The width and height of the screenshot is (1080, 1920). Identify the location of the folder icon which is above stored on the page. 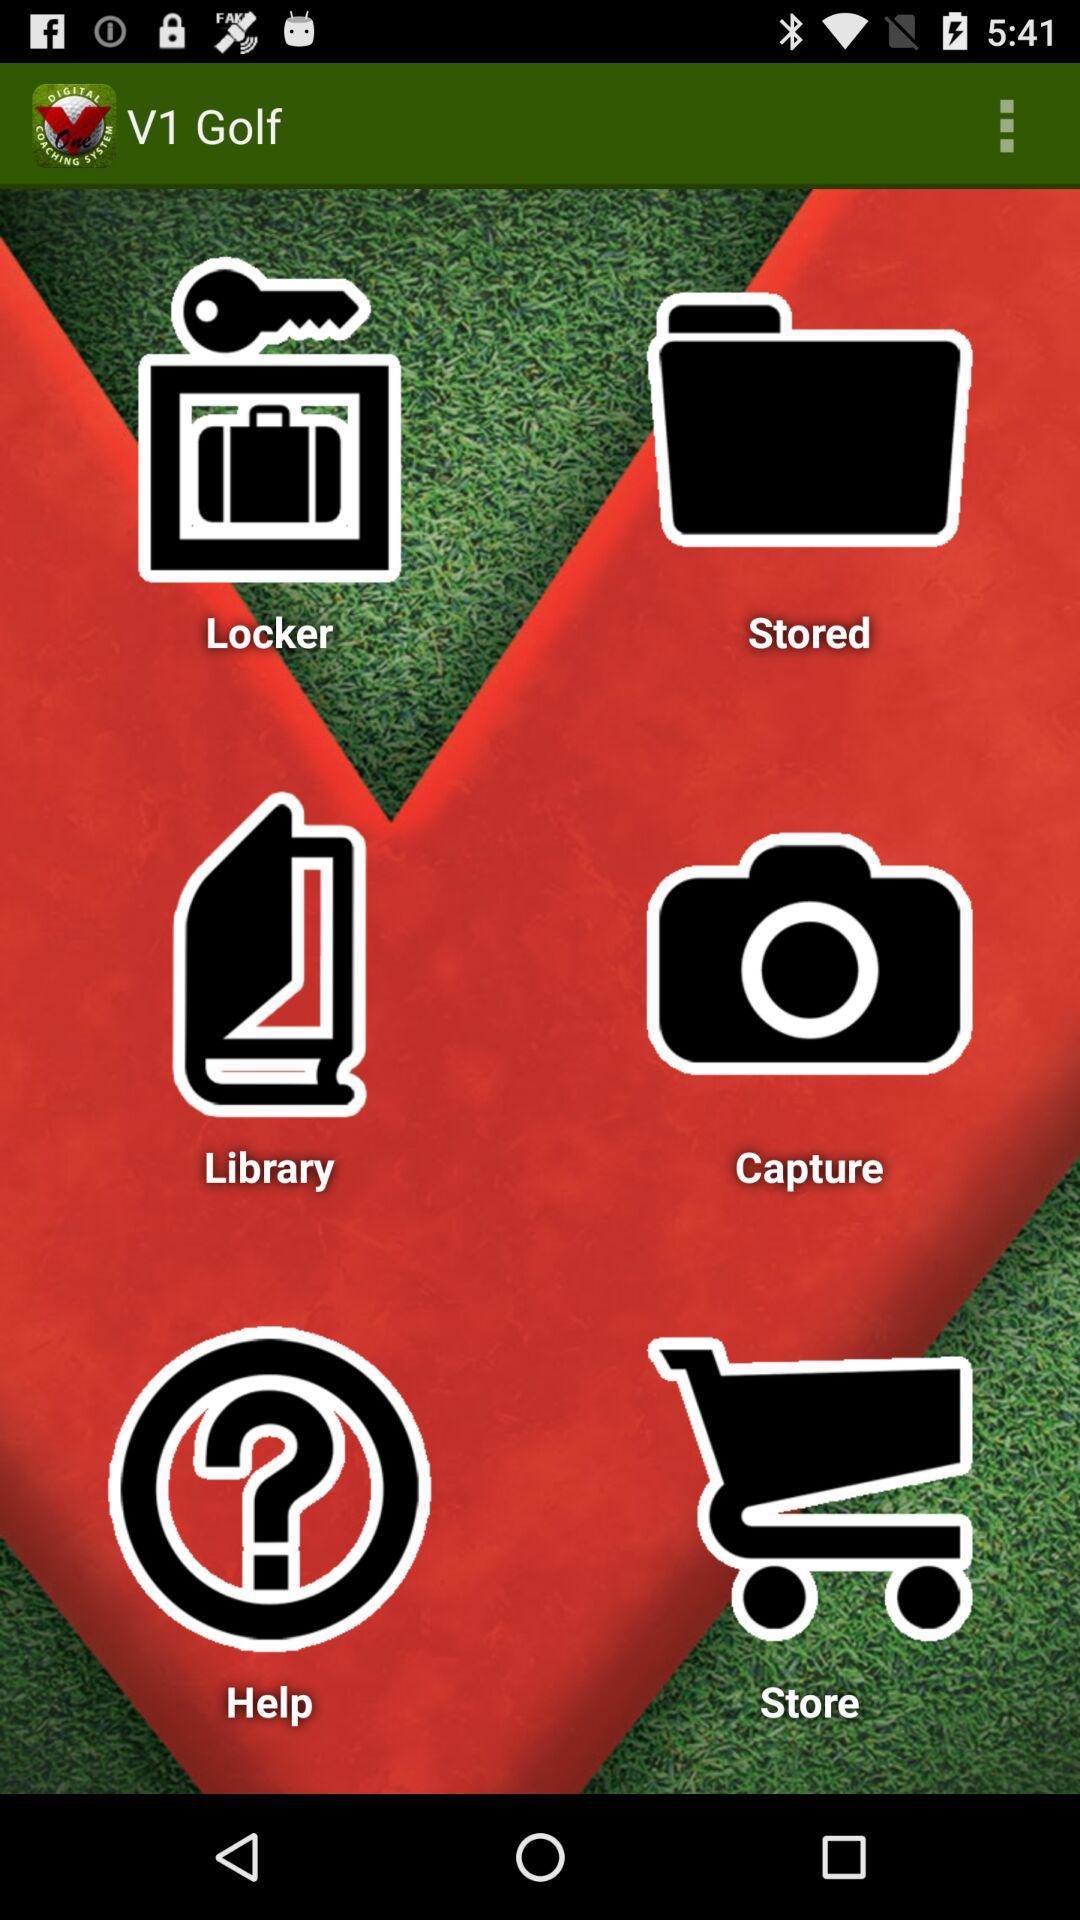
(810, 419).